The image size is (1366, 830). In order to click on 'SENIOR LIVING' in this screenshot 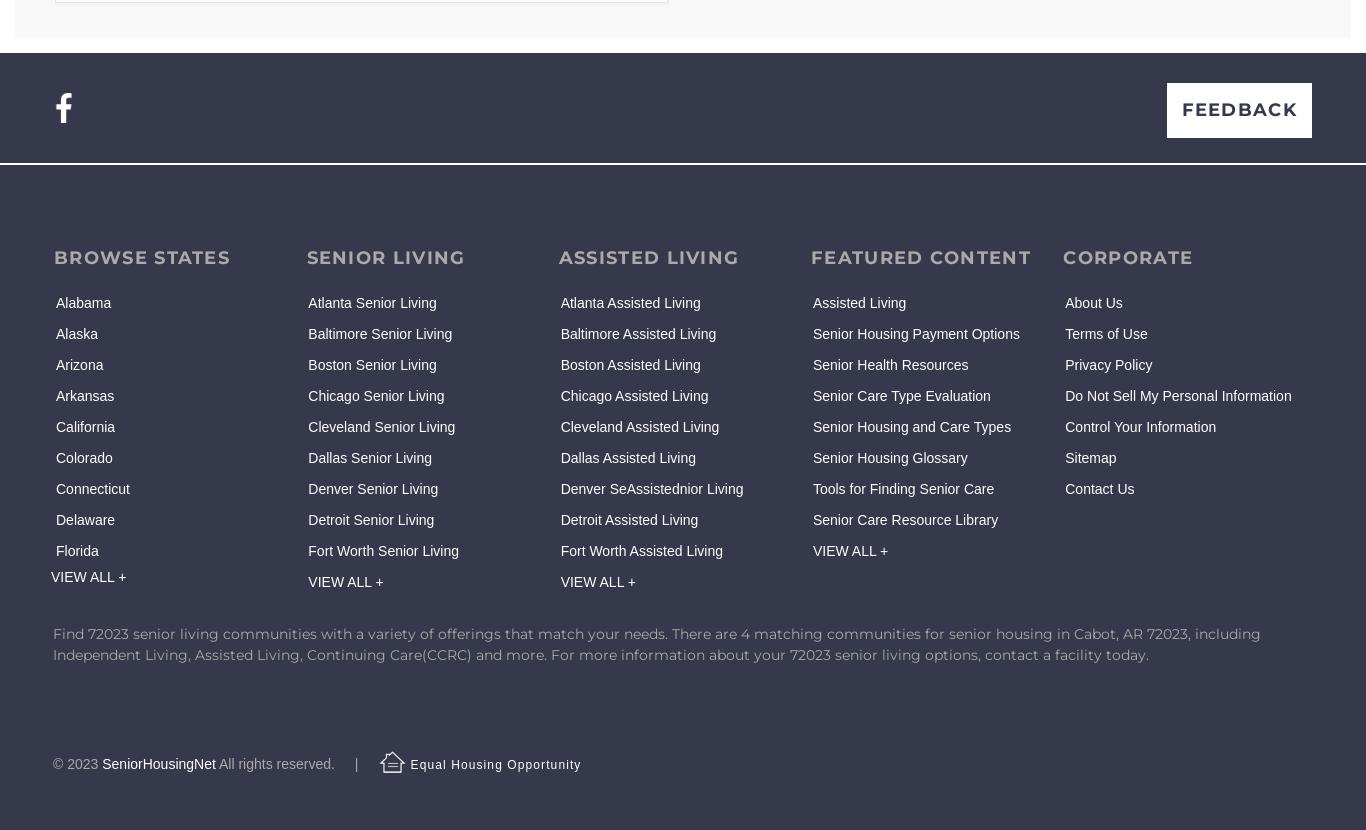, I will do `click(305, 257)`.